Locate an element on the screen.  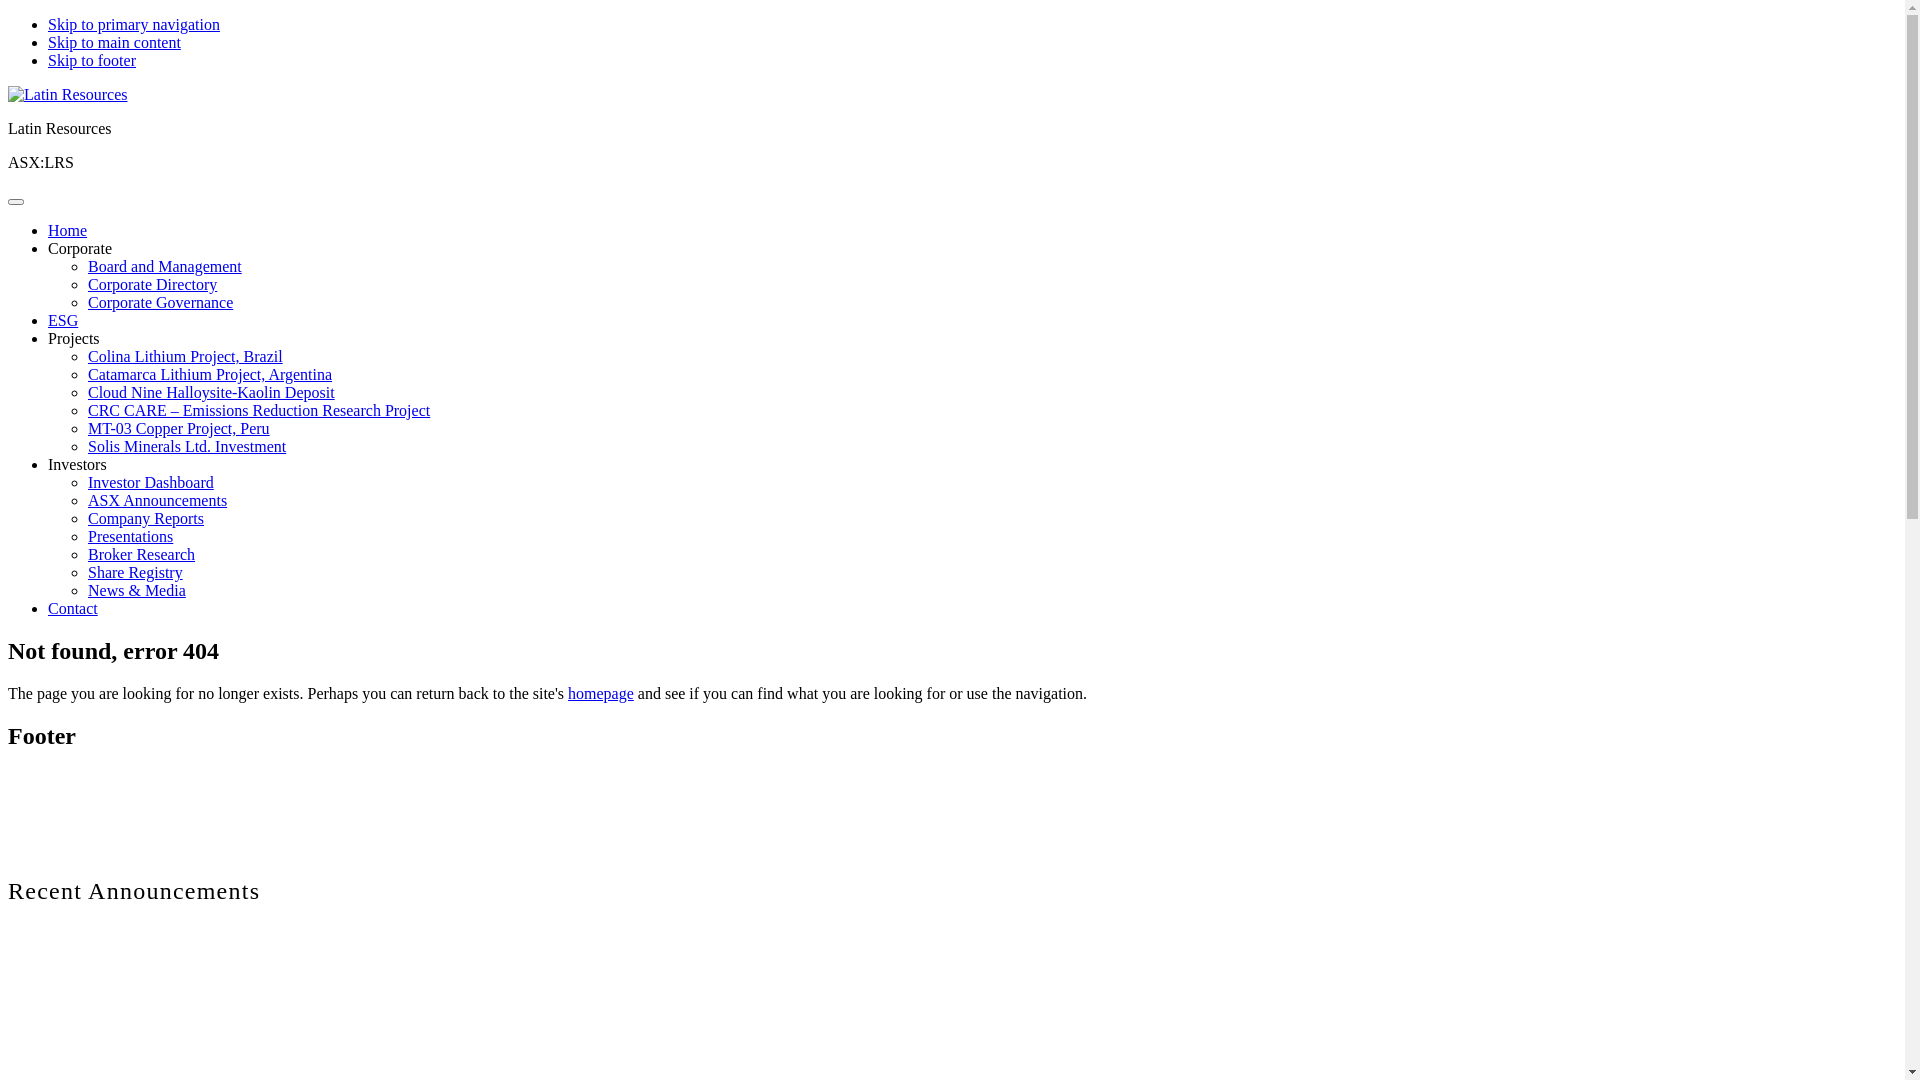
'ESG' is located at coordinates (48, 319).